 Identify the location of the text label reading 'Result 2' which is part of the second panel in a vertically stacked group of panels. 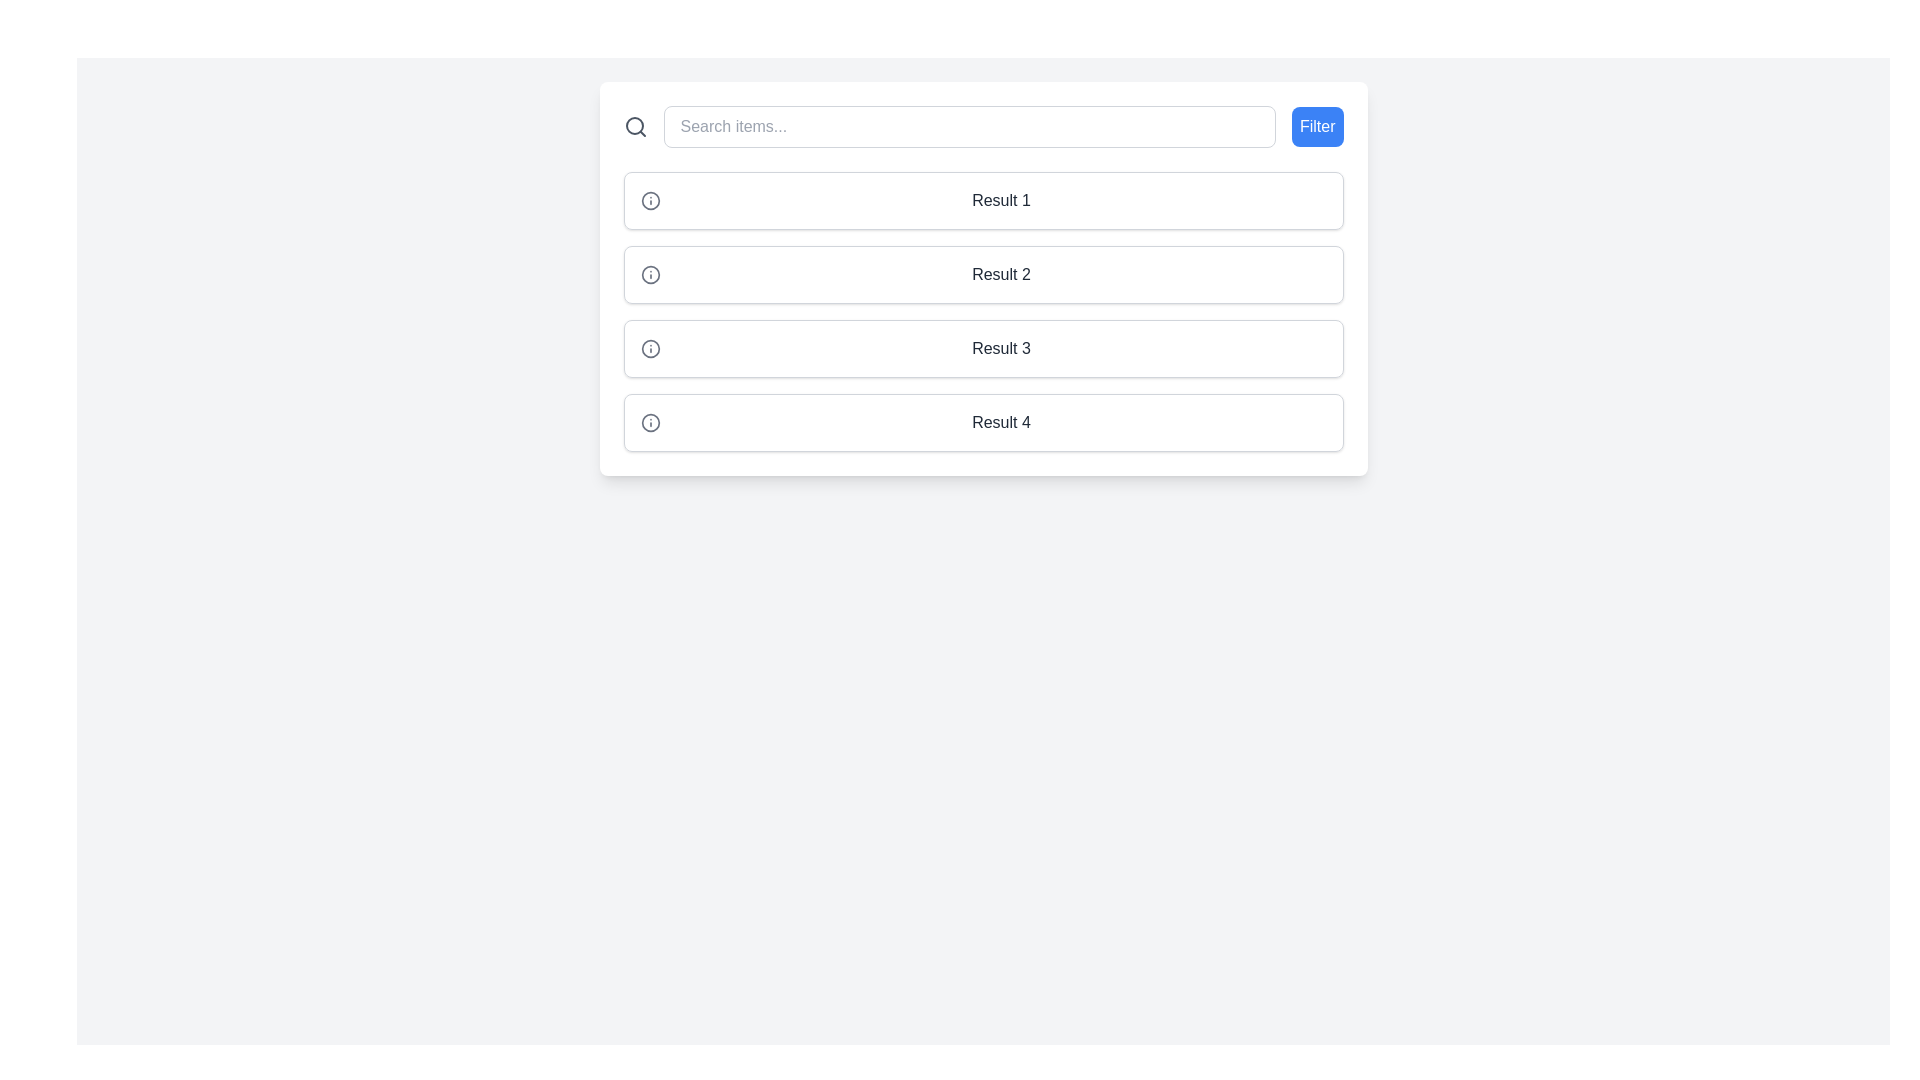
(1001, 274).